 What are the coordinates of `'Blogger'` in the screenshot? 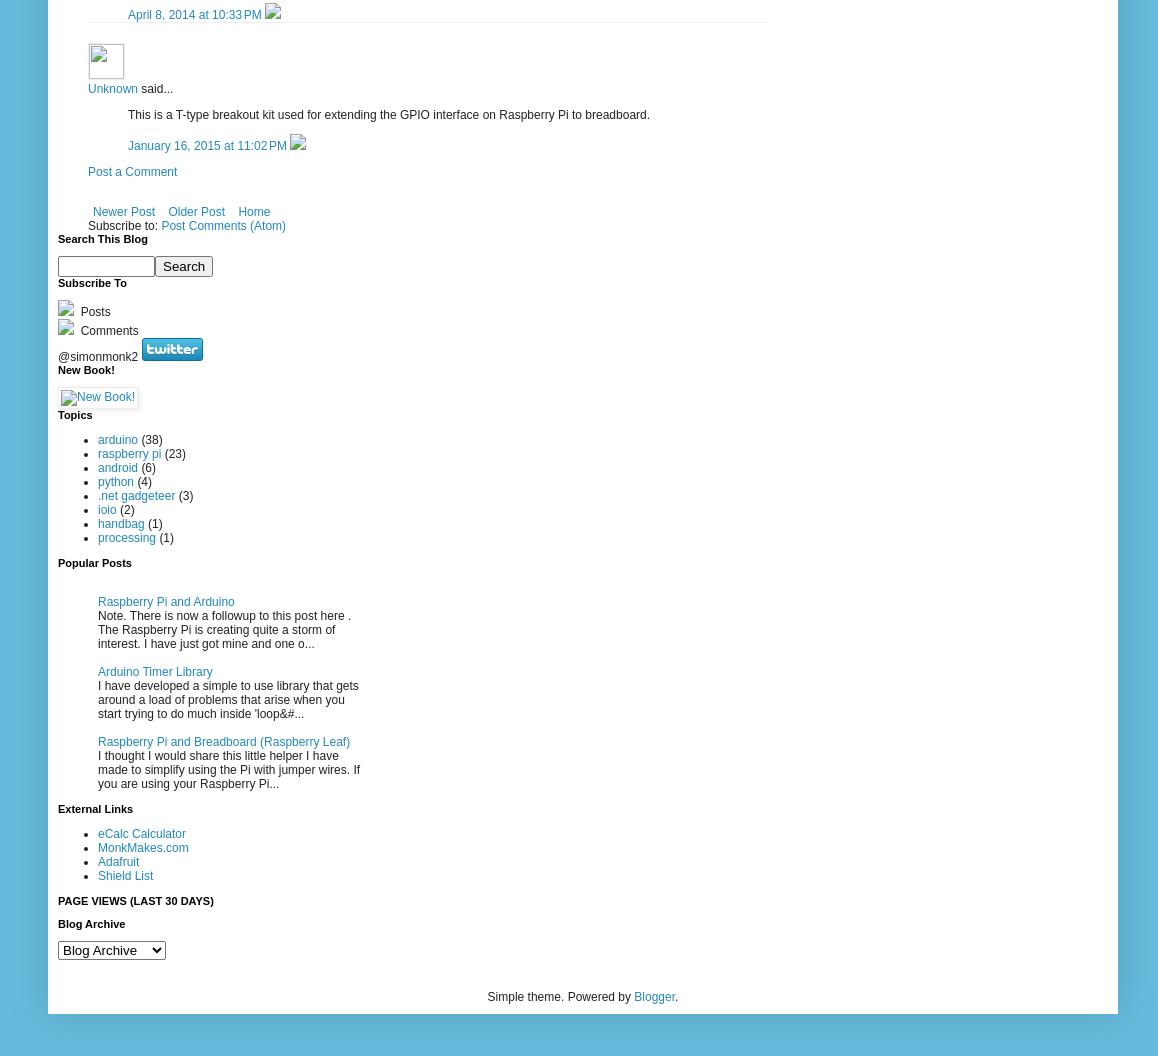 It's located at (654, 995).